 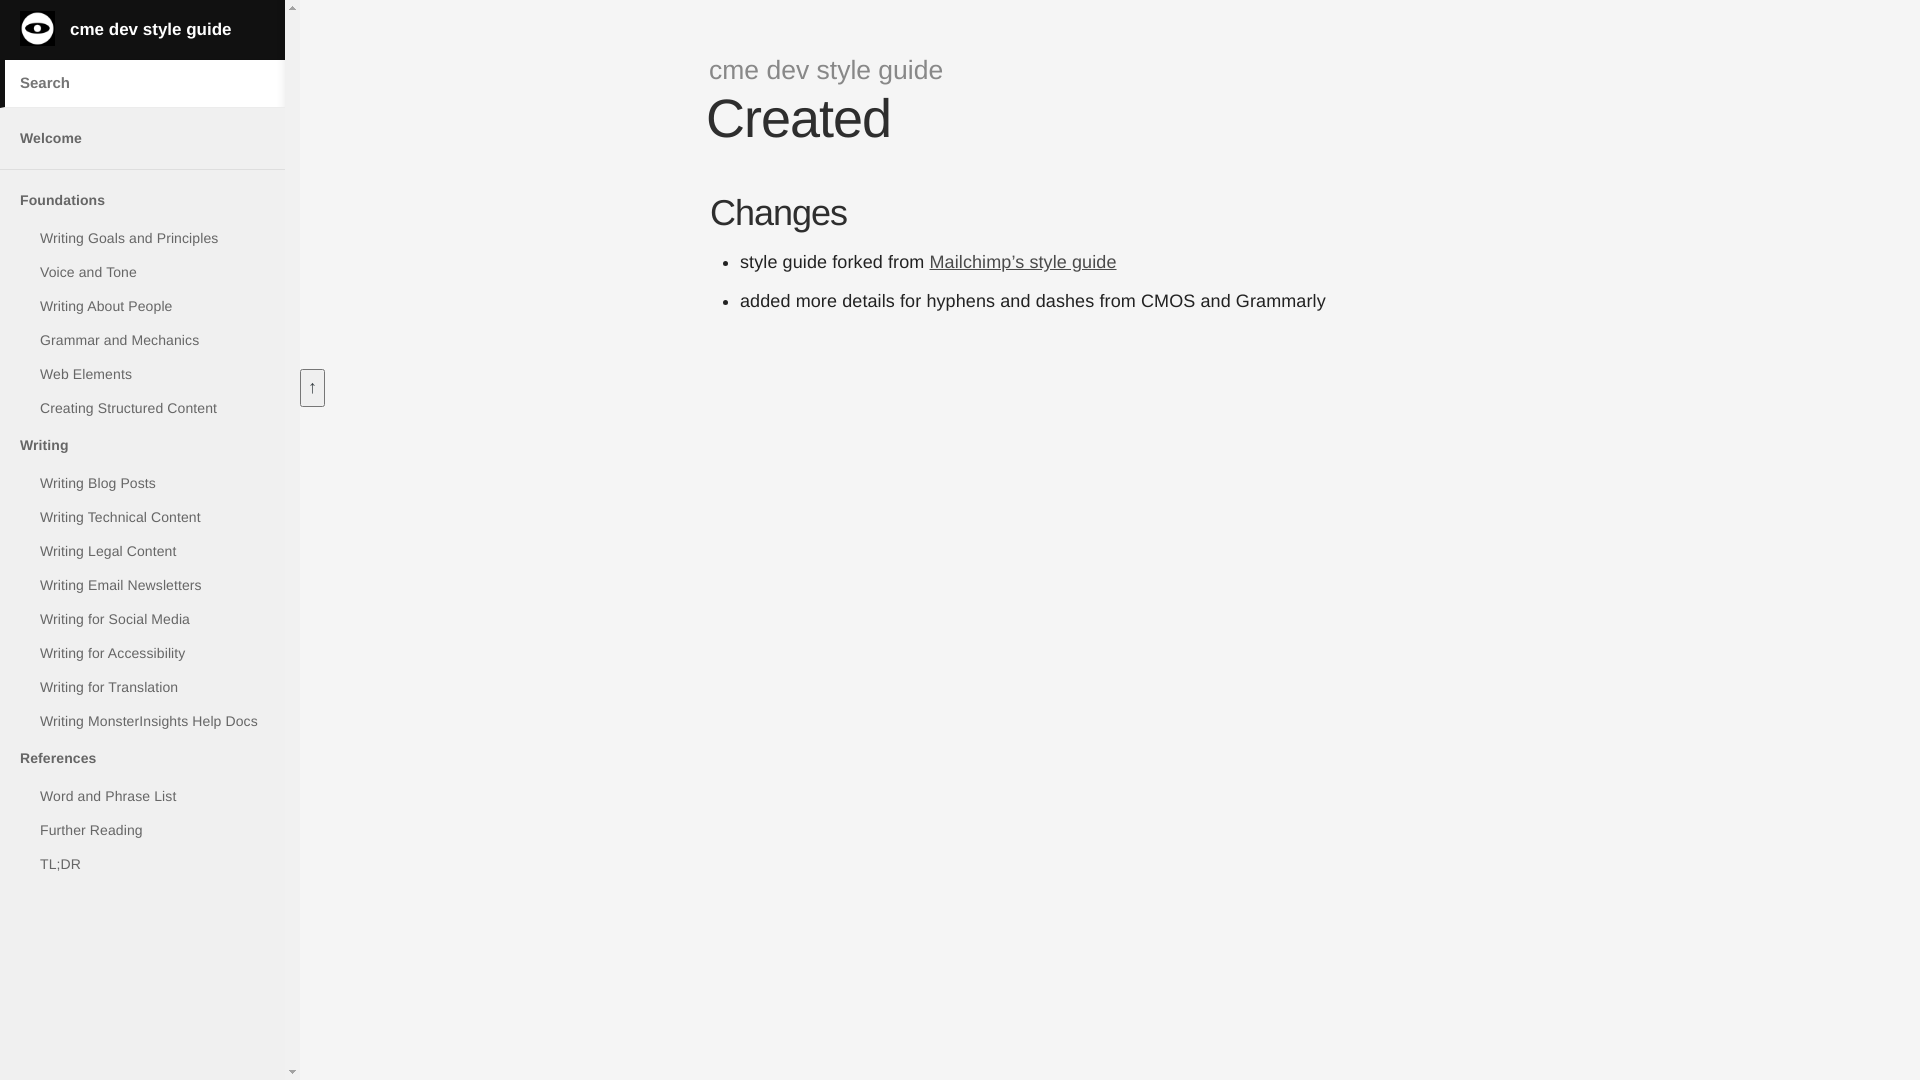 What do you see at coordinates (141, 374) in the screenshot?
I see `'Web Elements'` at bounding box center [141, 374].